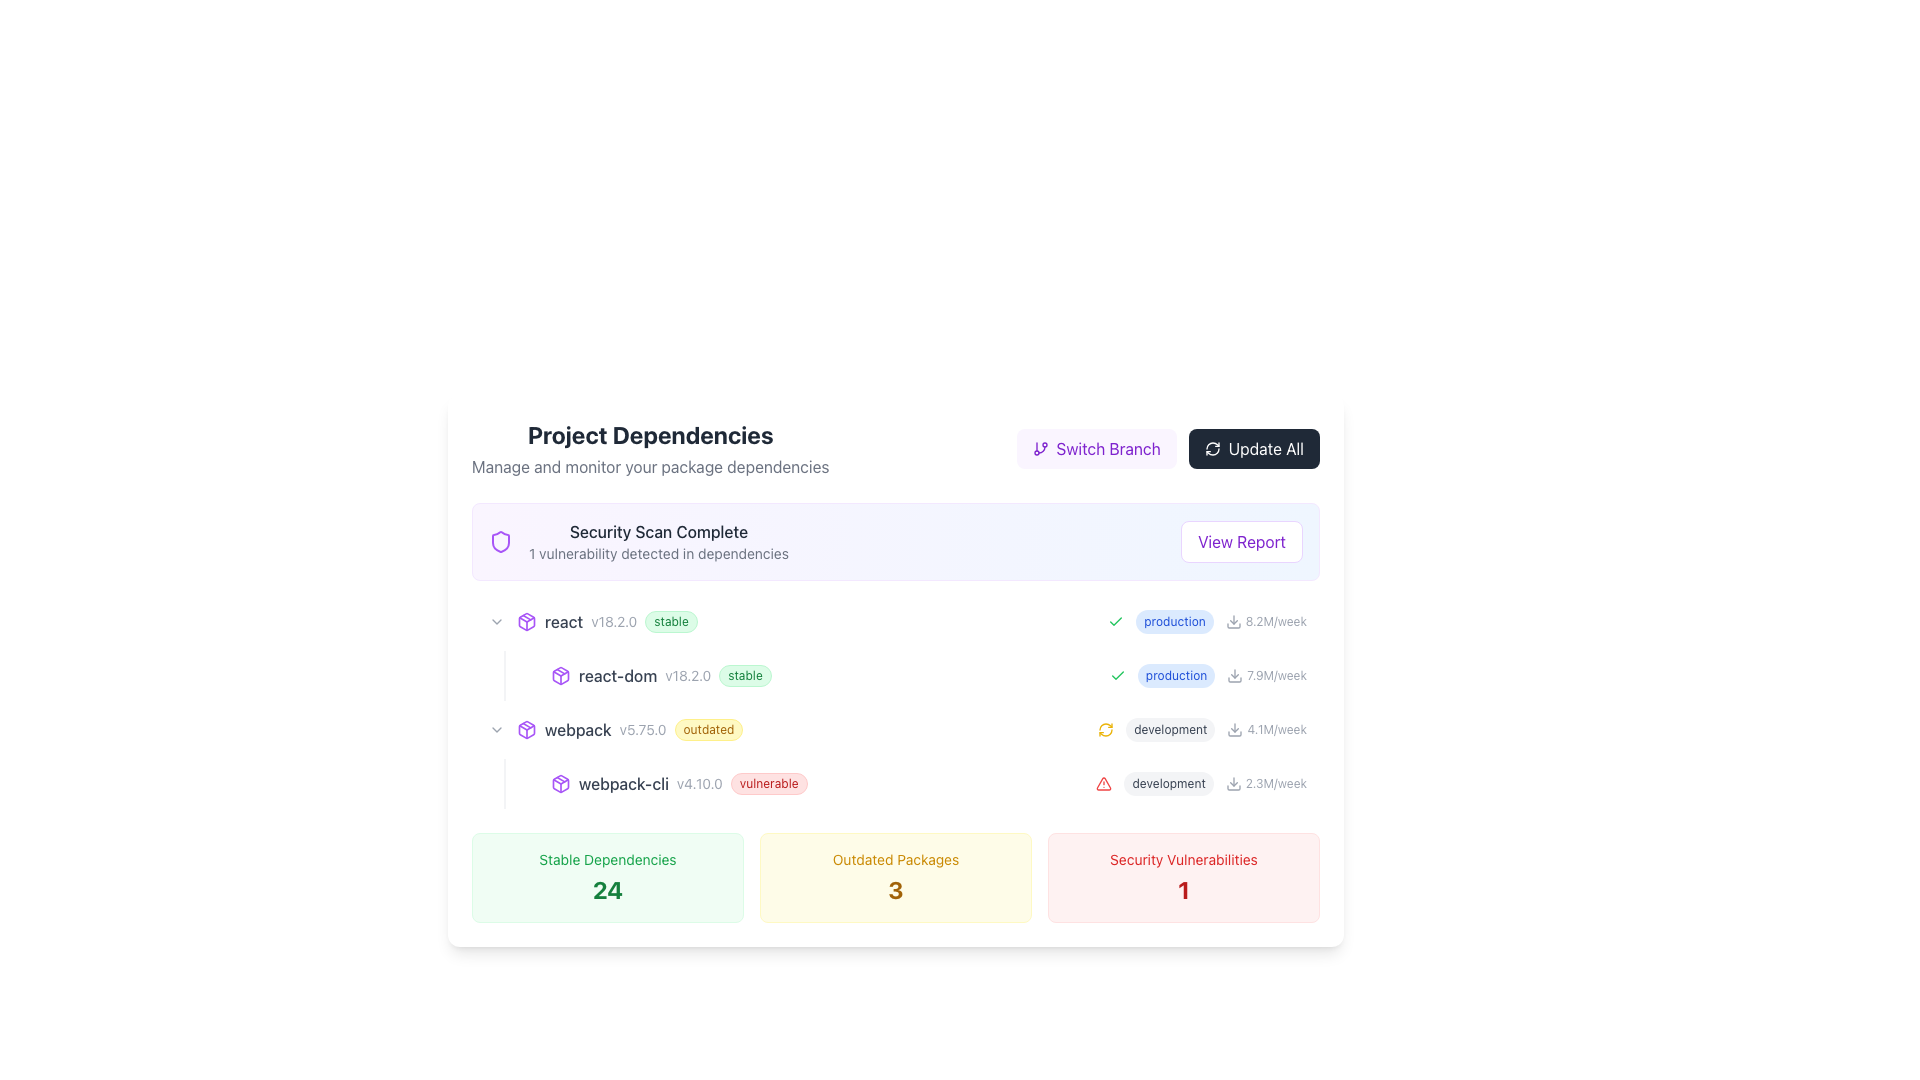 The height and width of the screenshot is (1080, 1920). I want to click on the static text label that describes the count of outdated packages, located above the large '3' indicator within a yellow card at the center-bottom of the interface, so click(895, 859).